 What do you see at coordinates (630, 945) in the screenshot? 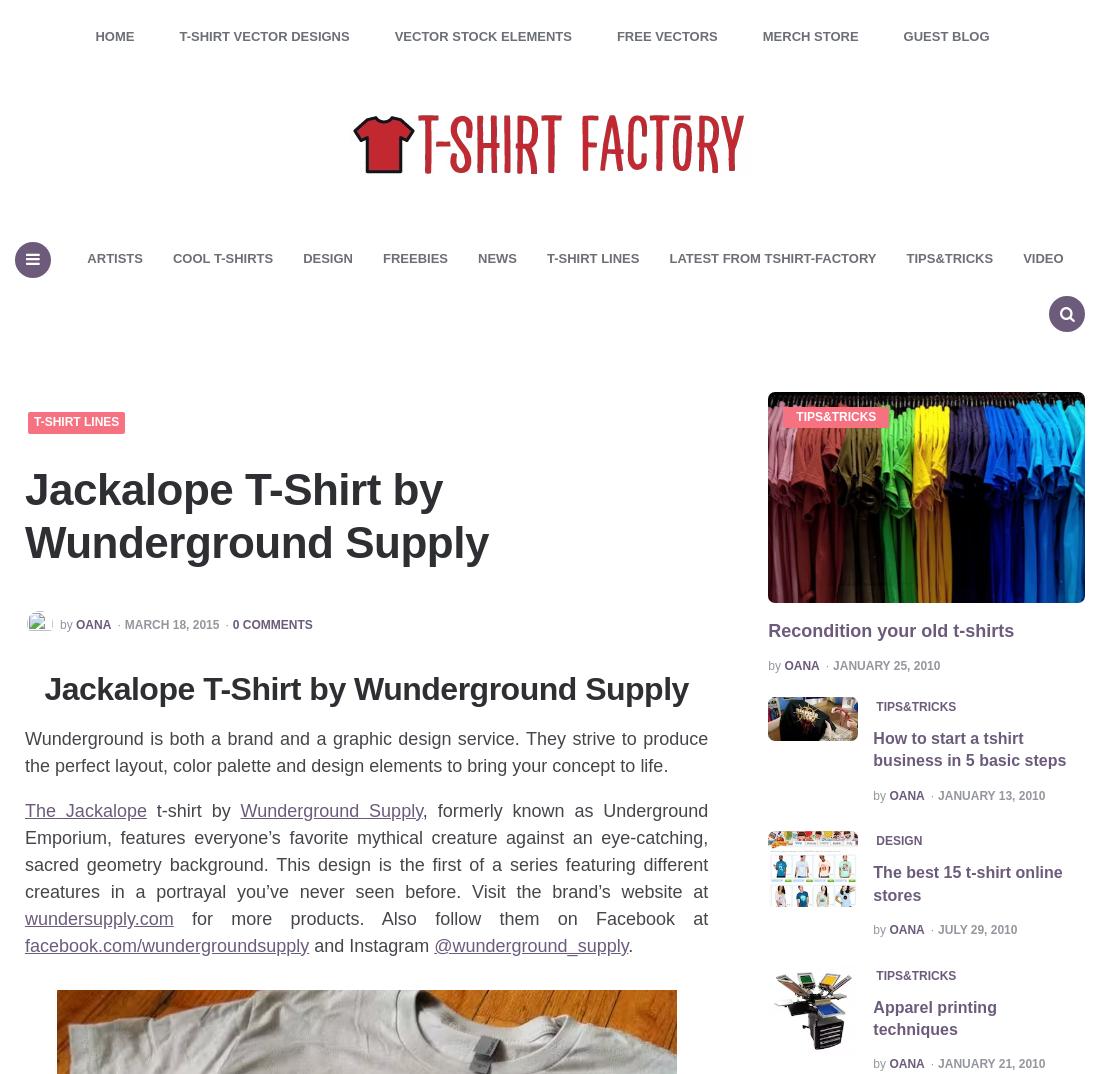
I see `'.'` at bounding box center [630, 945].